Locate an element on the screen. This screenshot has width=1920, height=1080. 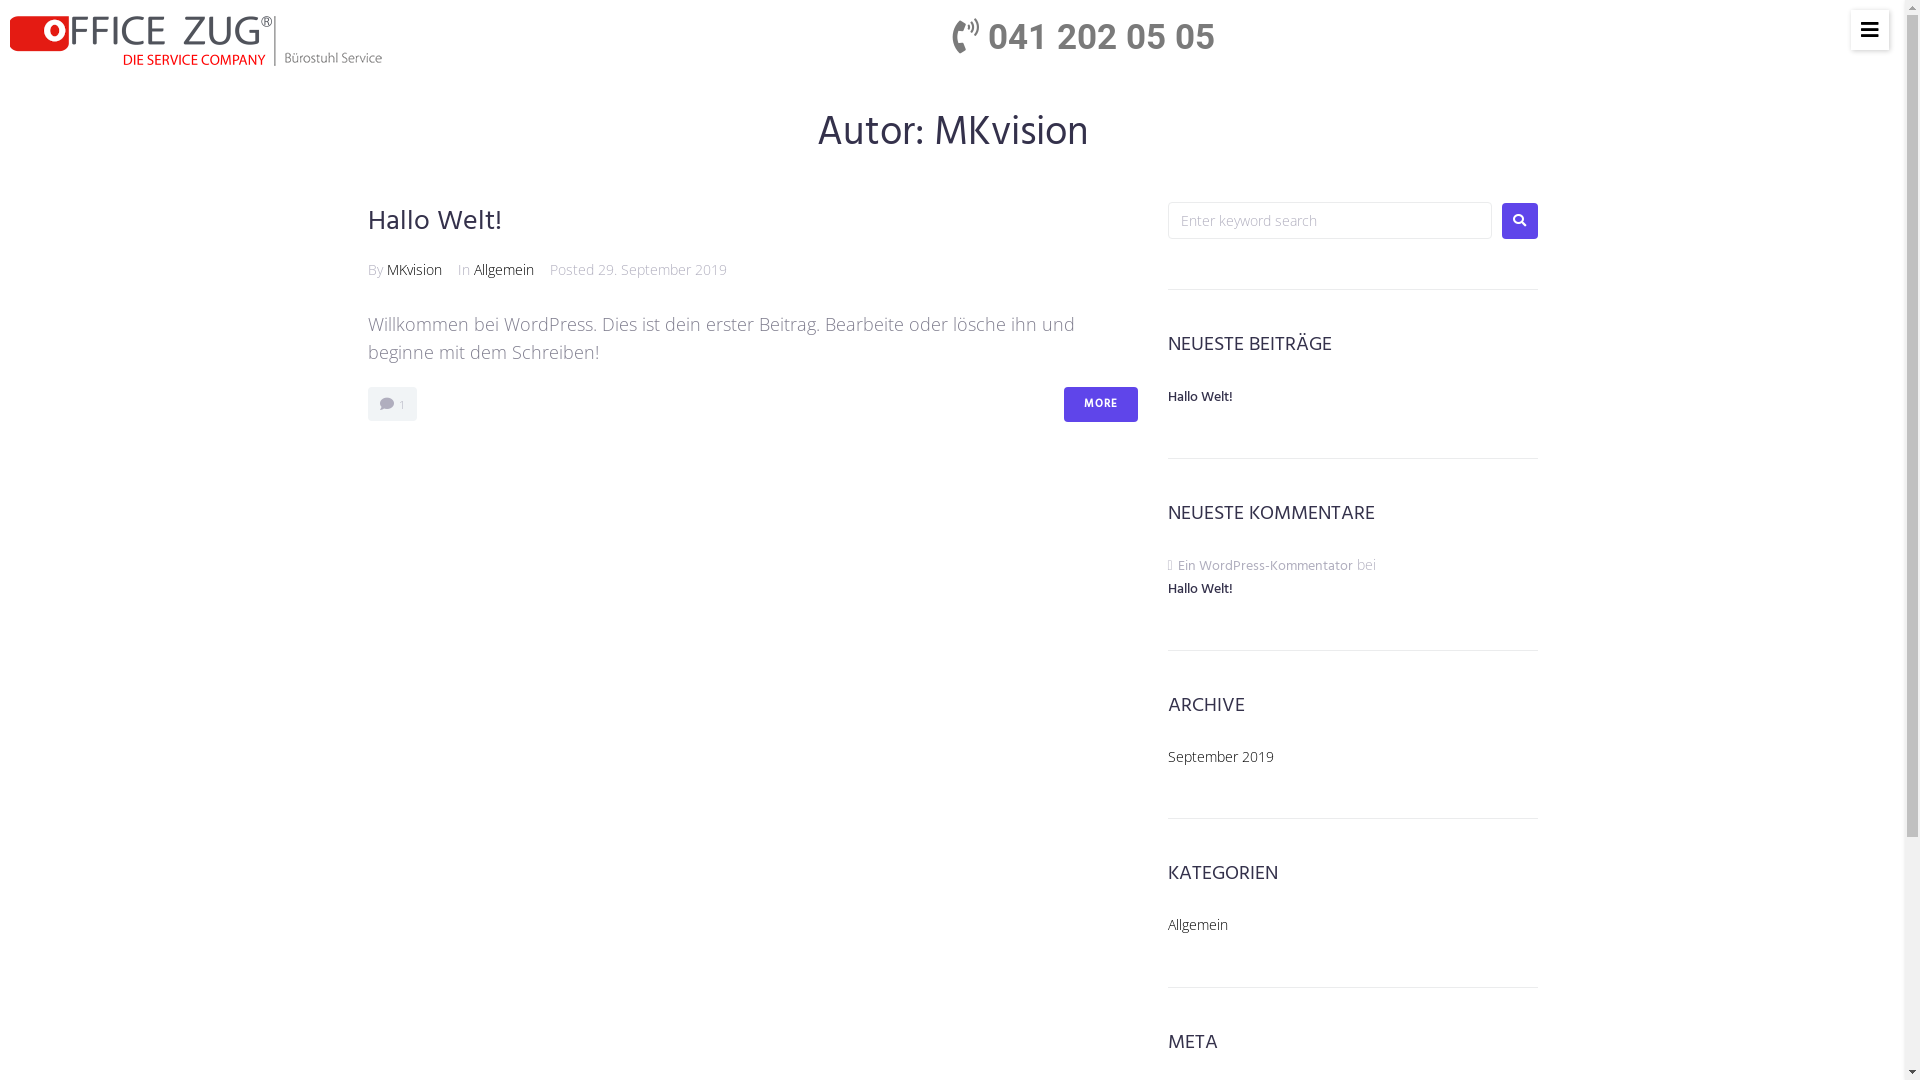
'MKvision' is located at coordinates (412, 268).